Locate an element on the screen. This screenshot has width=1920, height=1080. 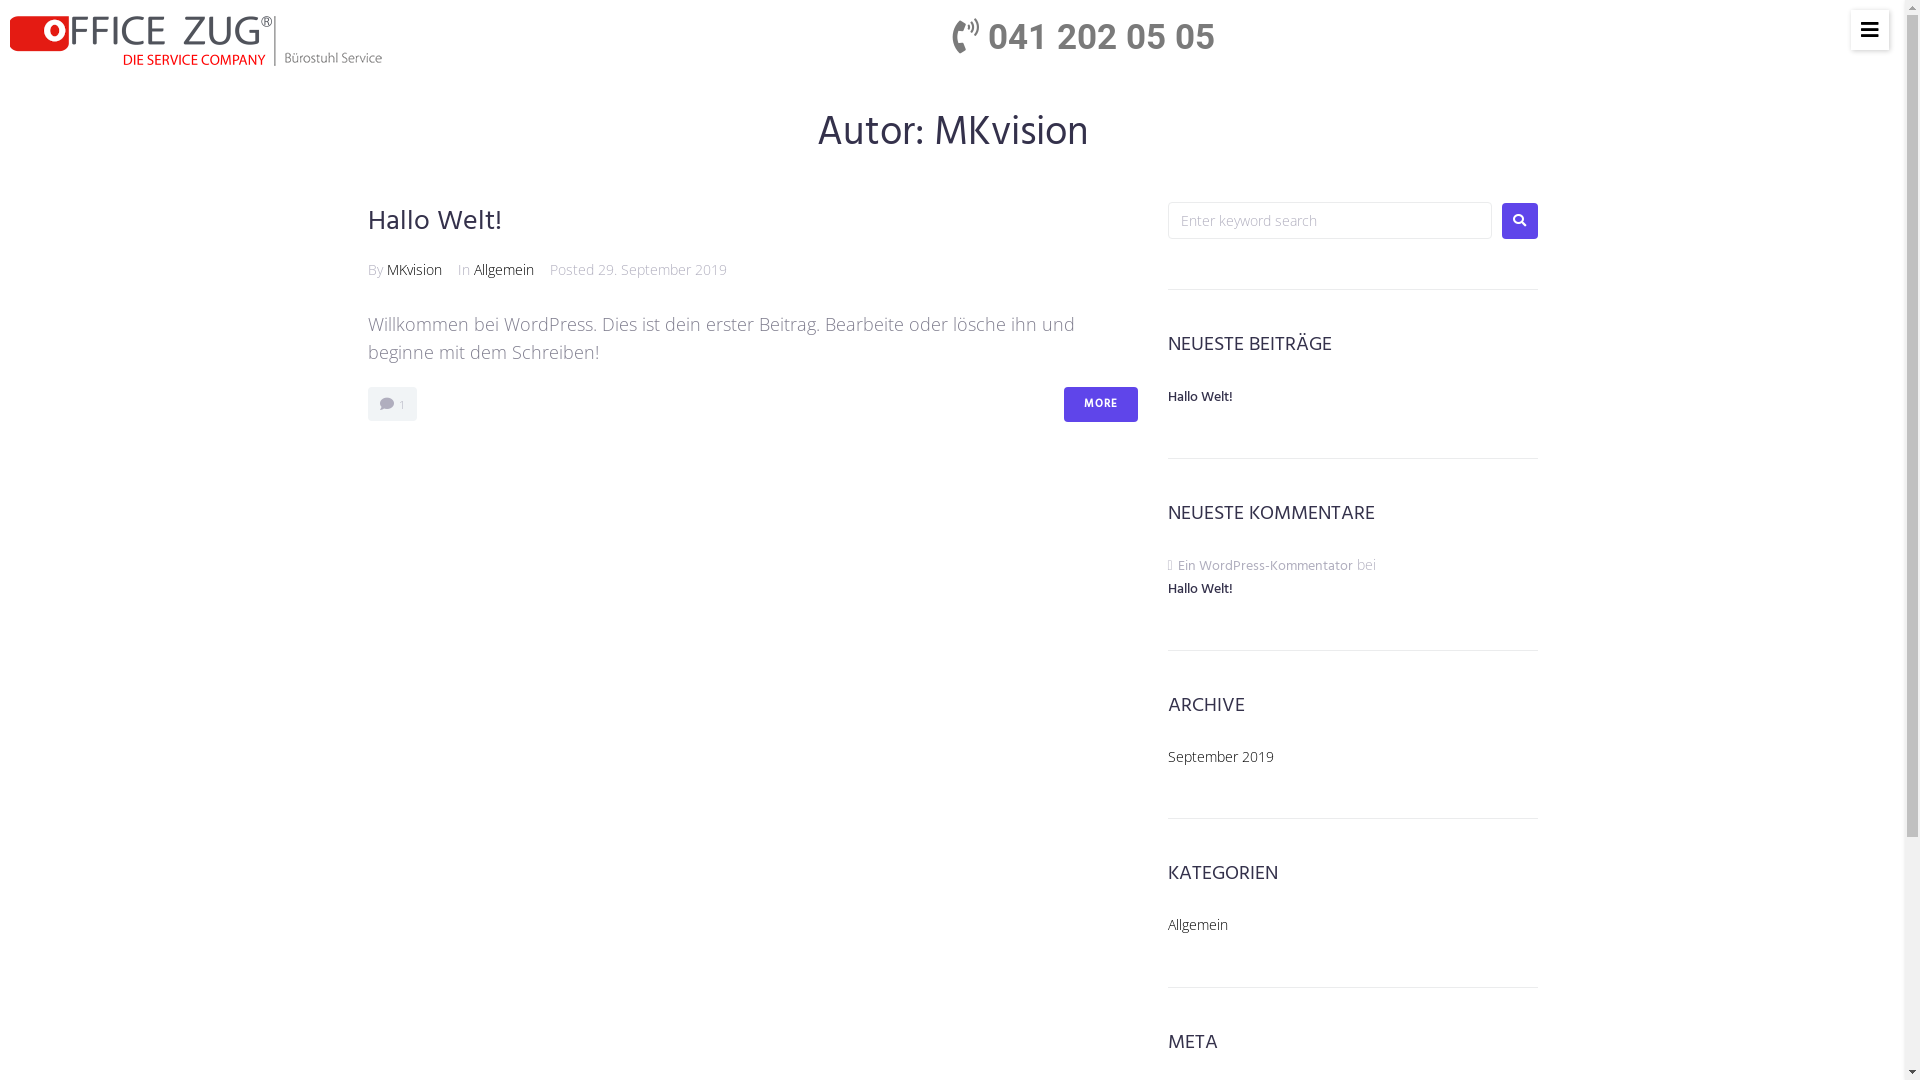
'MKvision' is located at coordinates (412, 268).